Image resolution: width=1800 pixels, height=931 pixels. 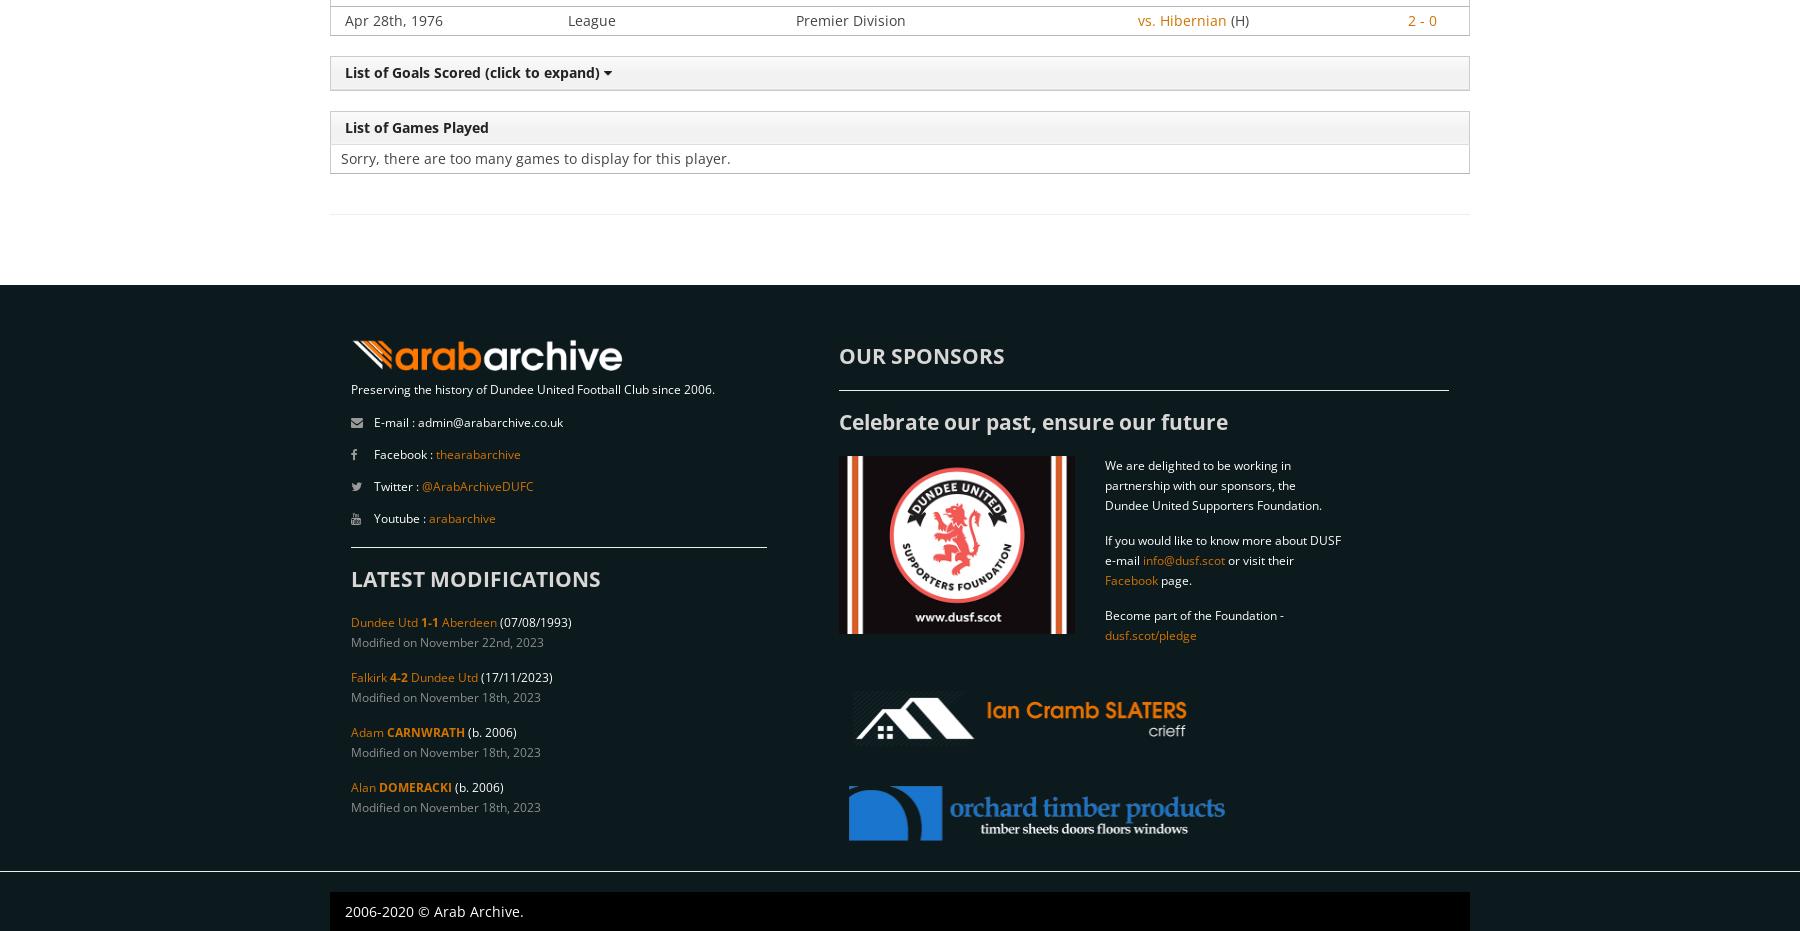 I want to click on 'Adam', so click(x=369, y=732).